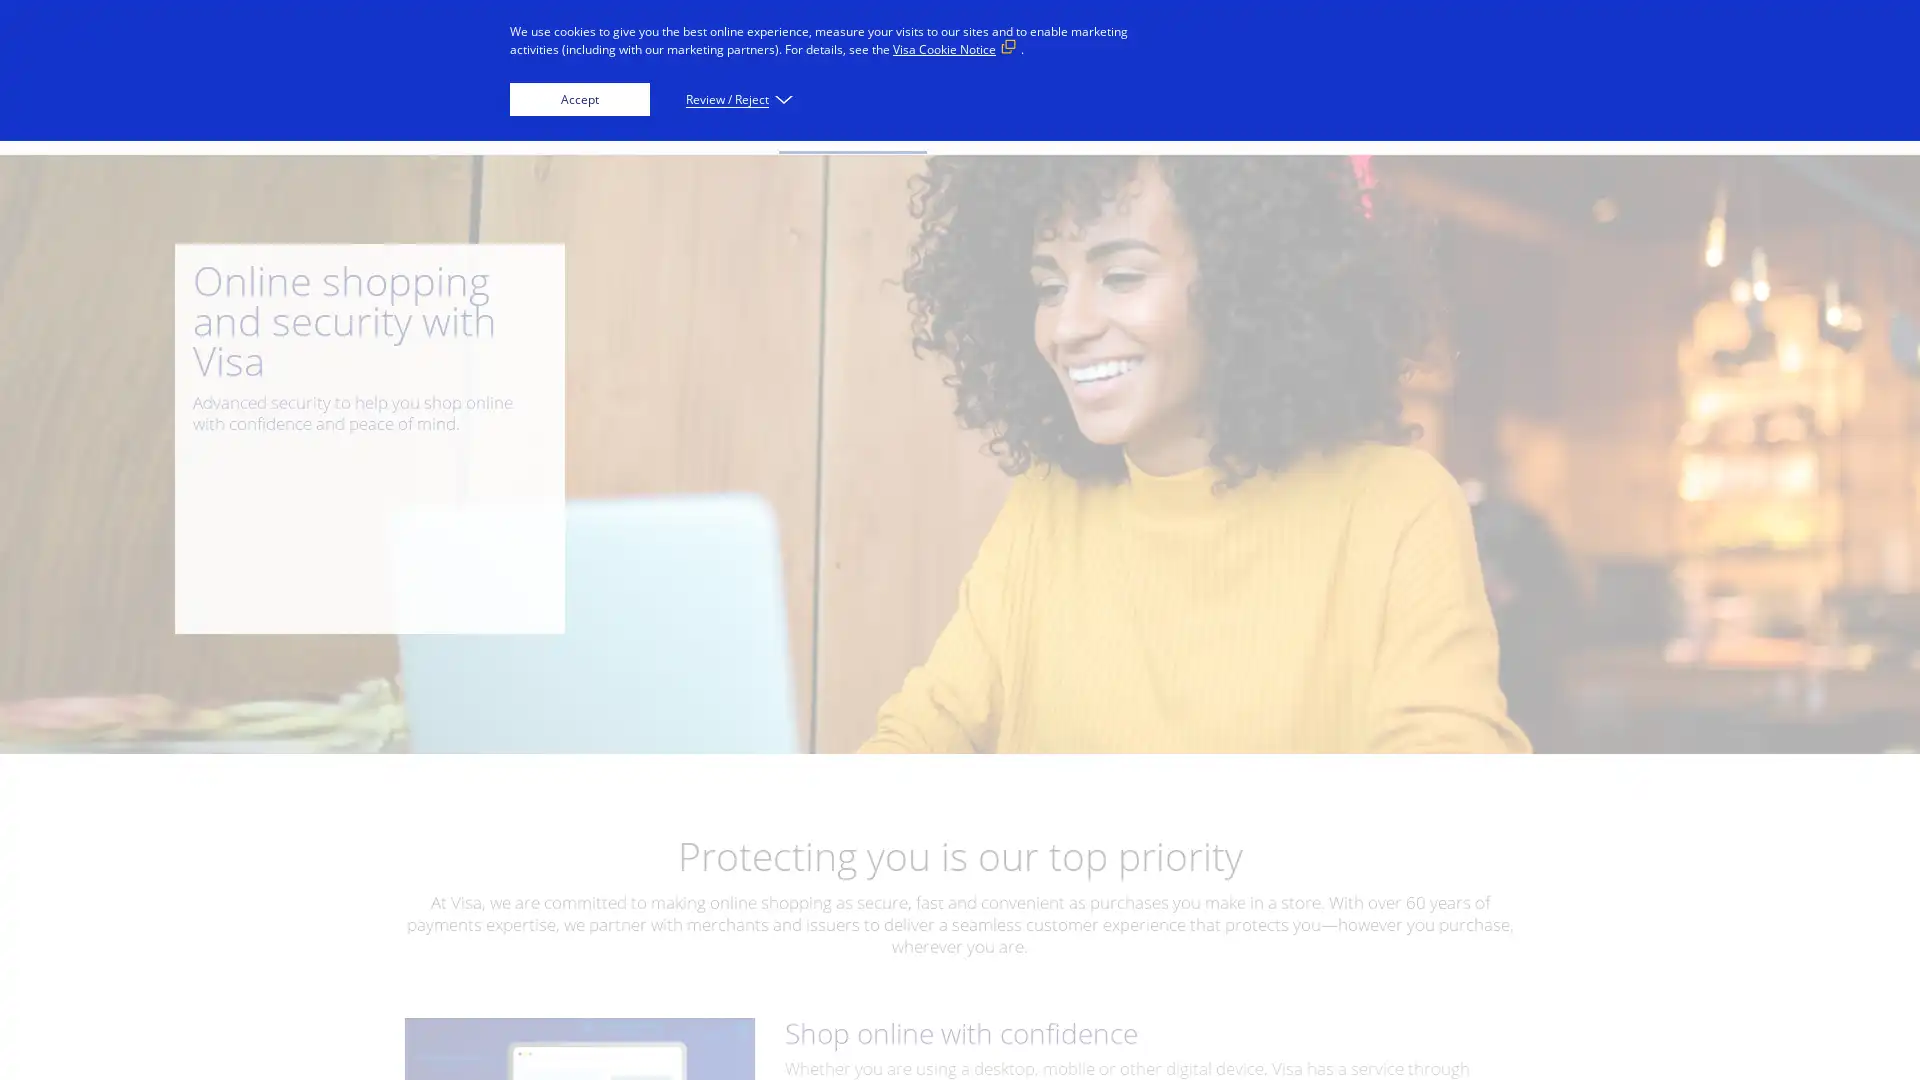 This screenshot has width=1920, height=1080. Describe the element at coordinates (735, 99) in the screenshot. I see `Review / Reject` at that location.